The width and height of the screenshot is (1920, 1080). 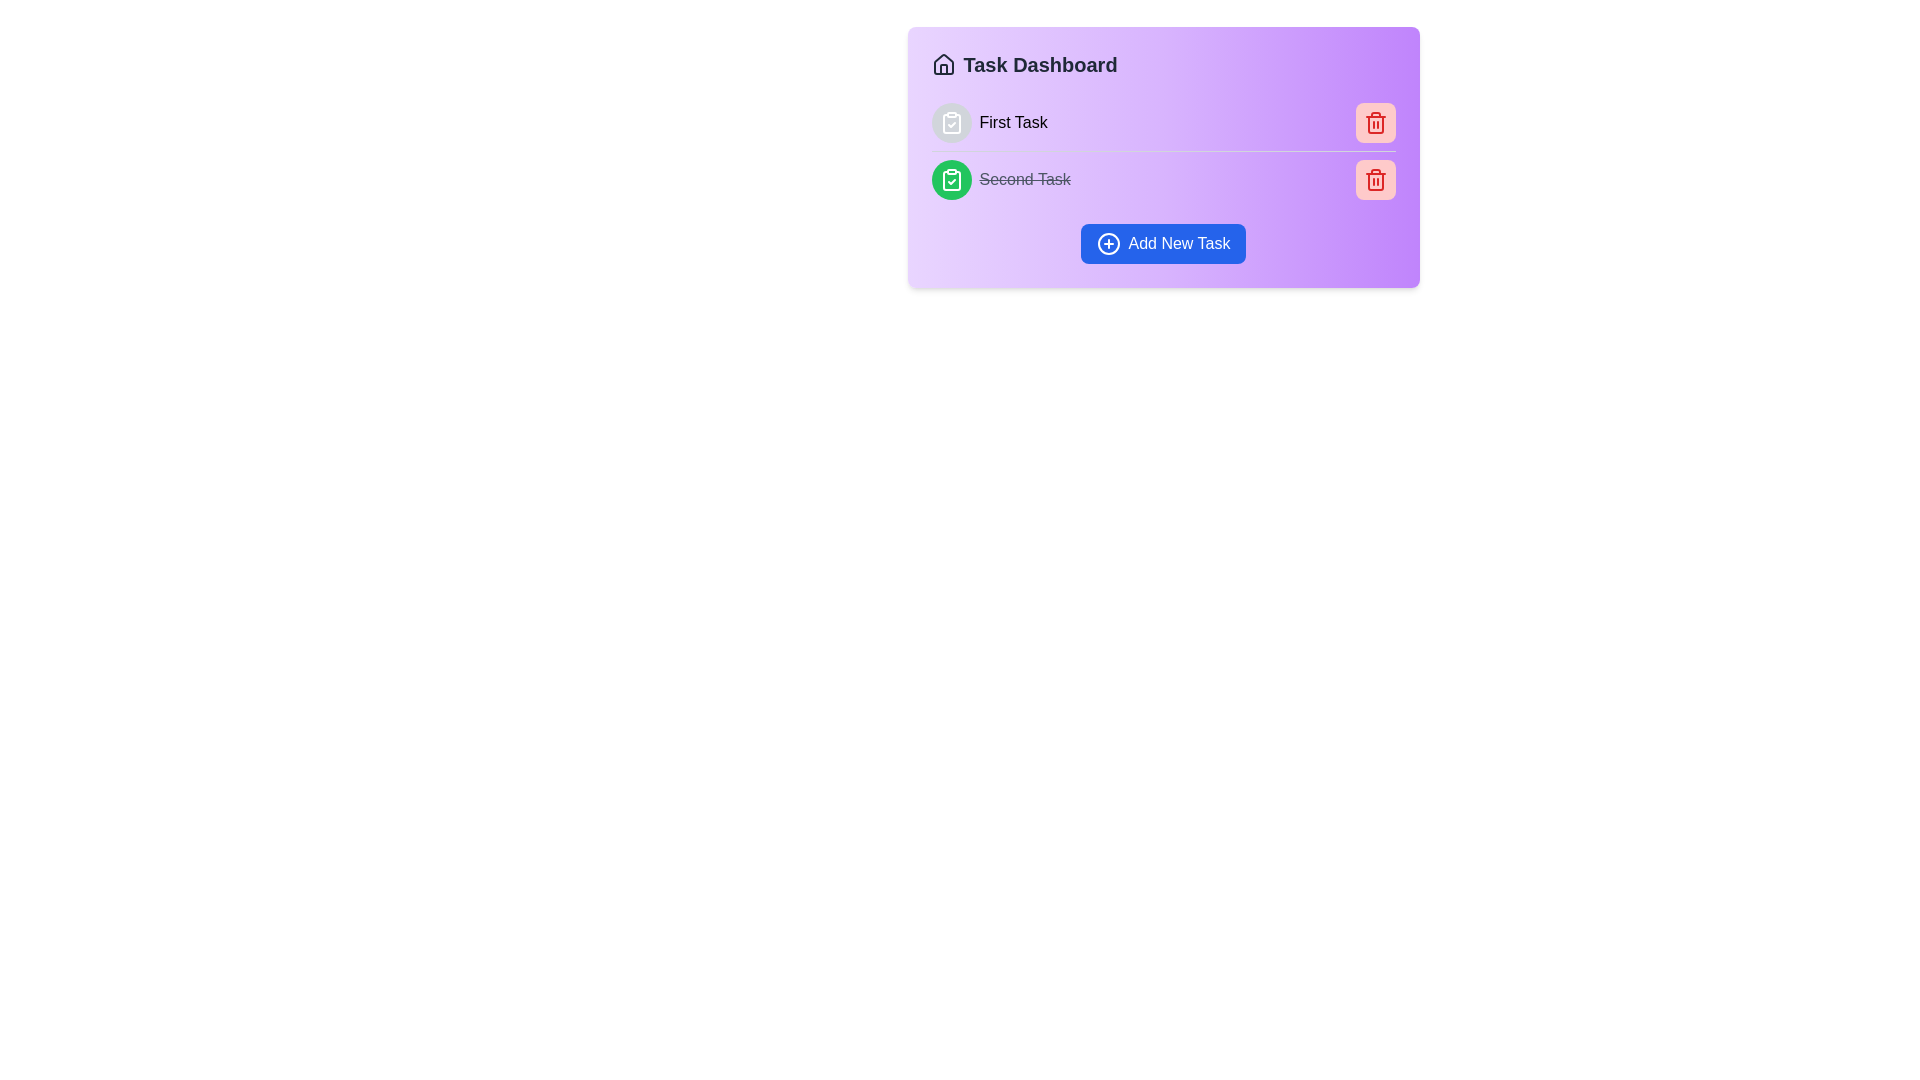 I want to click on the completed task text located below the 'First Task' entry in the 'Task Dashboard', which is marked with a strikethrough style and positioned to the right of a green circular icon with a white checkmark, so click(x=1025, y=180).